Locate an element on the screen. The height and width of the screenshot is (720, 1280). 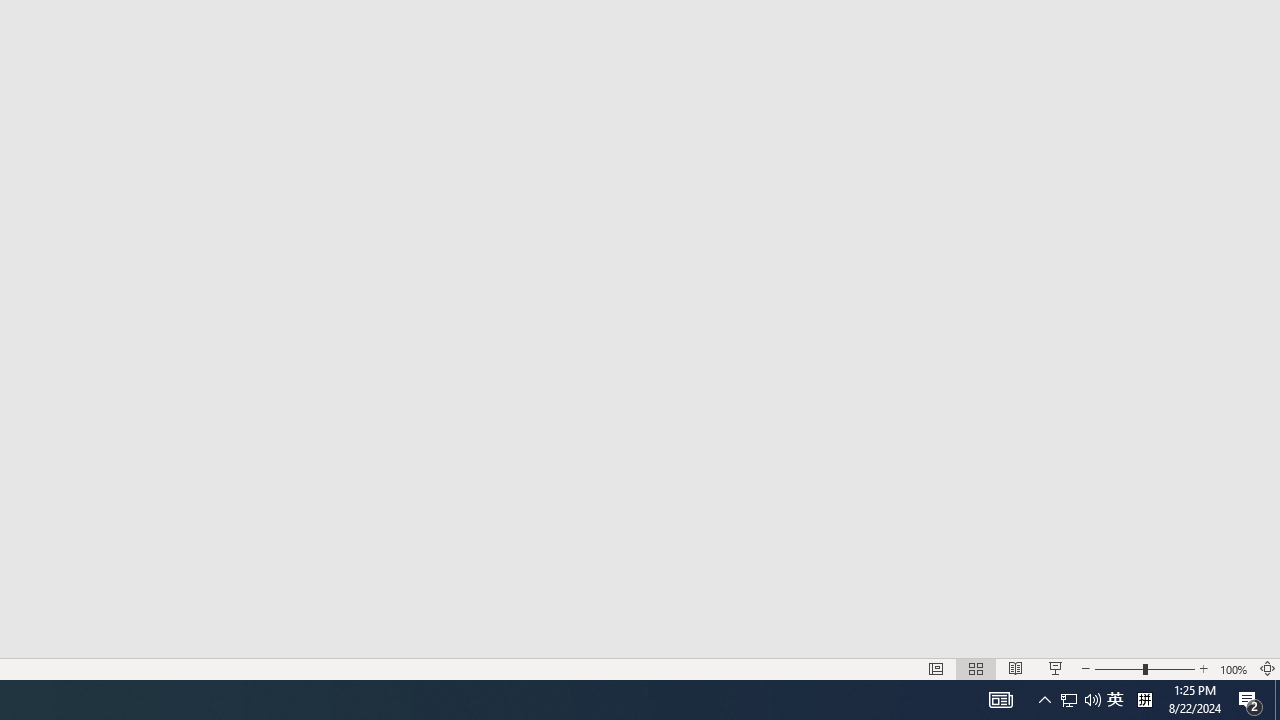
'Zoom 100%' is located at coordinates (1233, 669).